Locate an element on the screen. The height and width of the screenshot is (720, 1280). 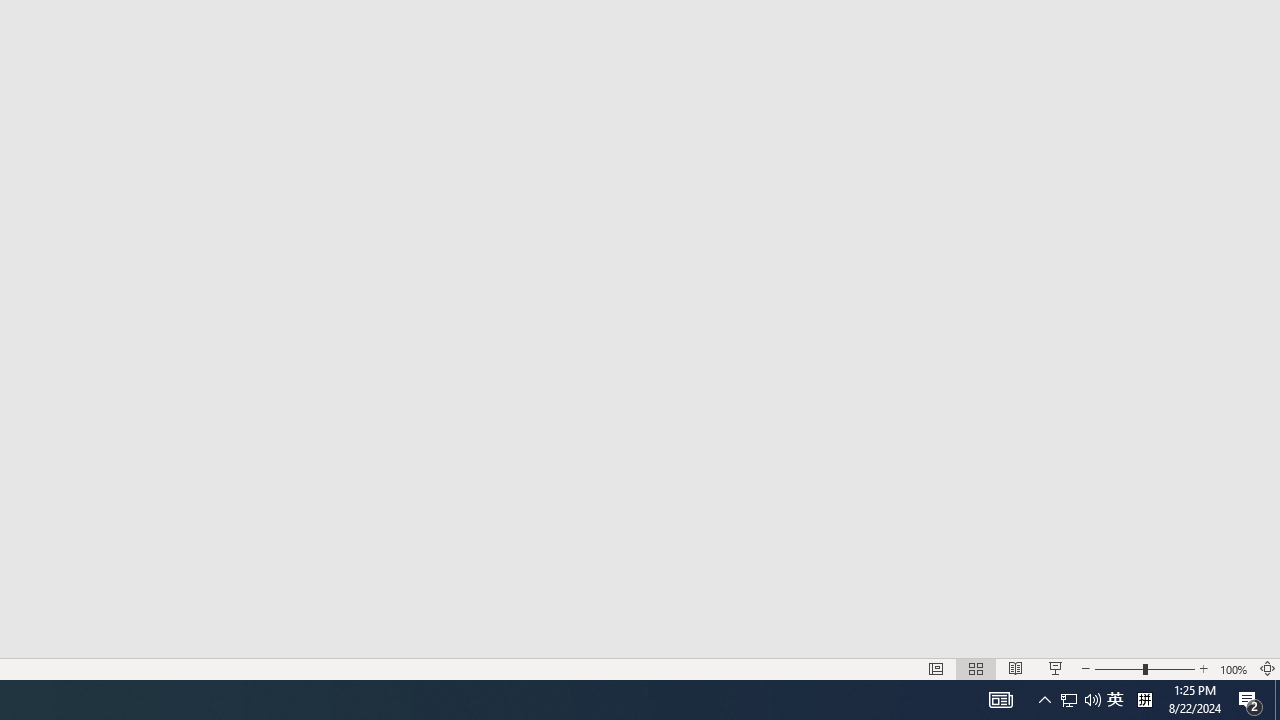
'Zoom 100%' is located at coordinates (1233, 669).